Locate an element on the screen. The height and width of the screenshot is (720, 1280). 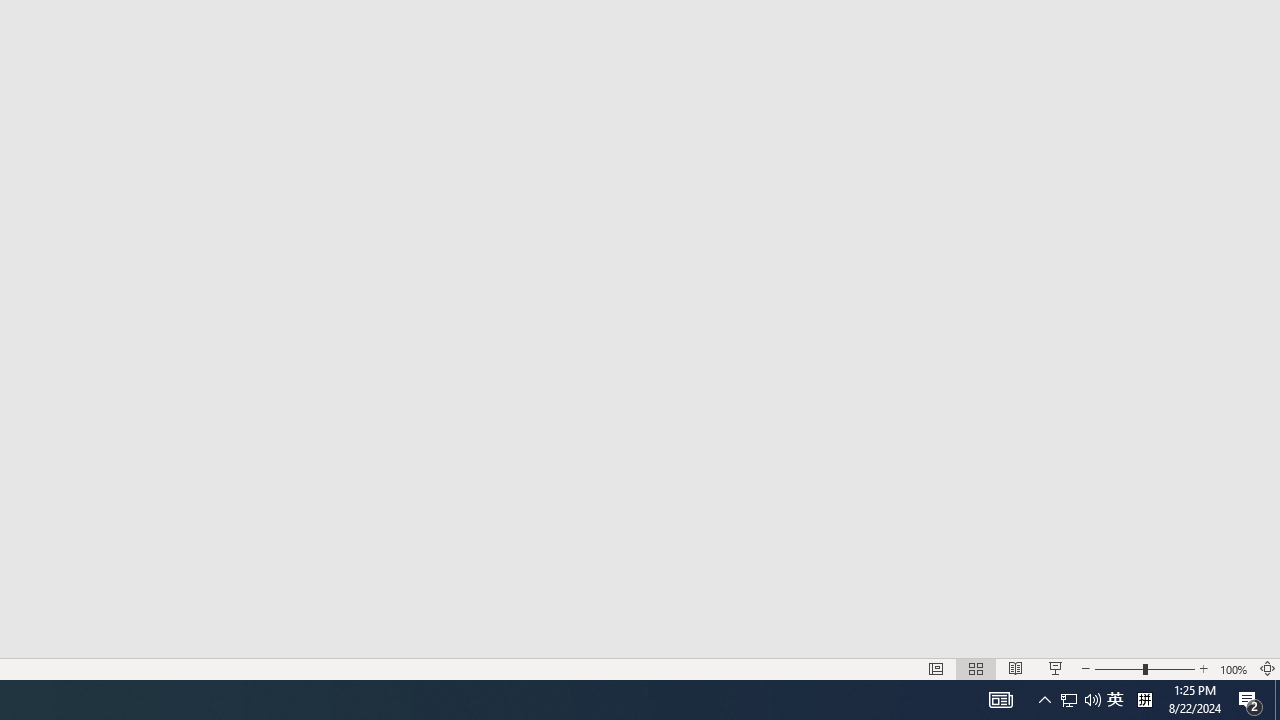
'Zoom 100%' is located at coordinates (1233, 669).